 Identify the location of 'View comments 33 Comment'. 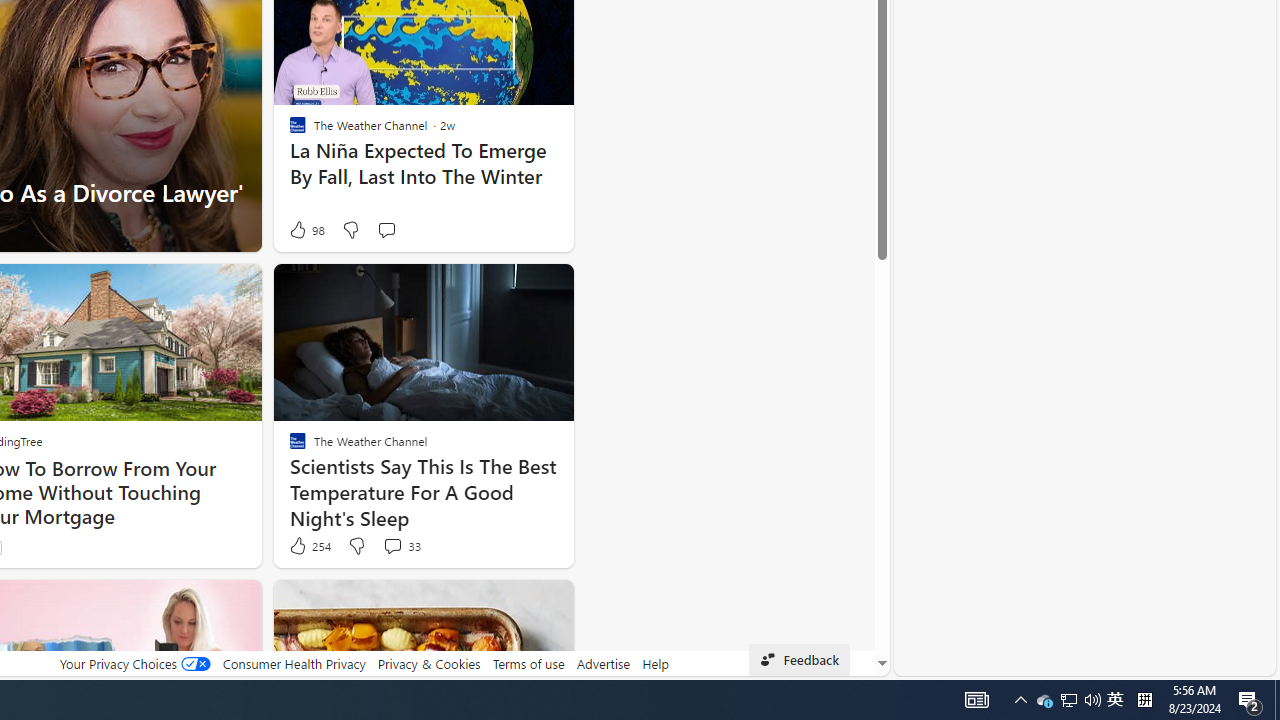
(400, 546).